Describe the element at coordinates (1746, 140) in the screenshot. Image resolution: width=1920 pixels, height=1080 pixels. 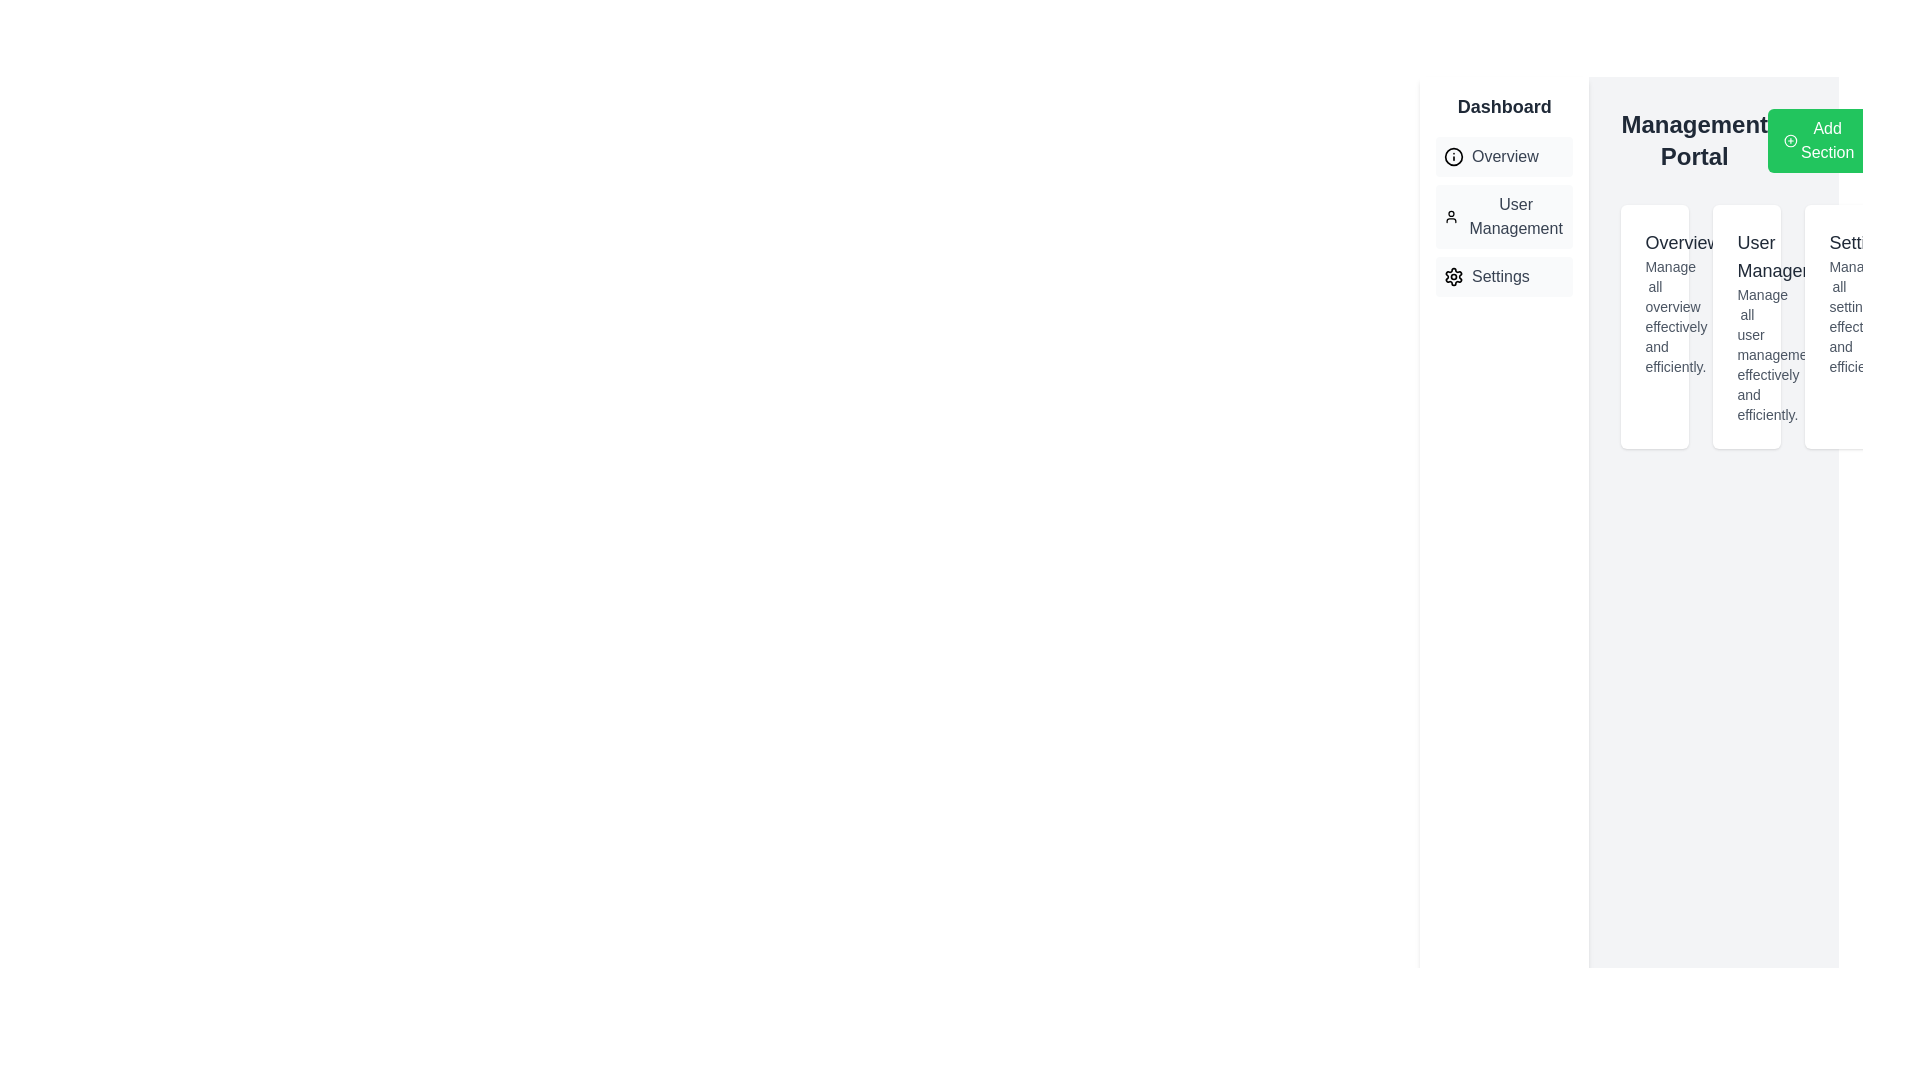
I see `the heading 'Management Portal'` at that location.